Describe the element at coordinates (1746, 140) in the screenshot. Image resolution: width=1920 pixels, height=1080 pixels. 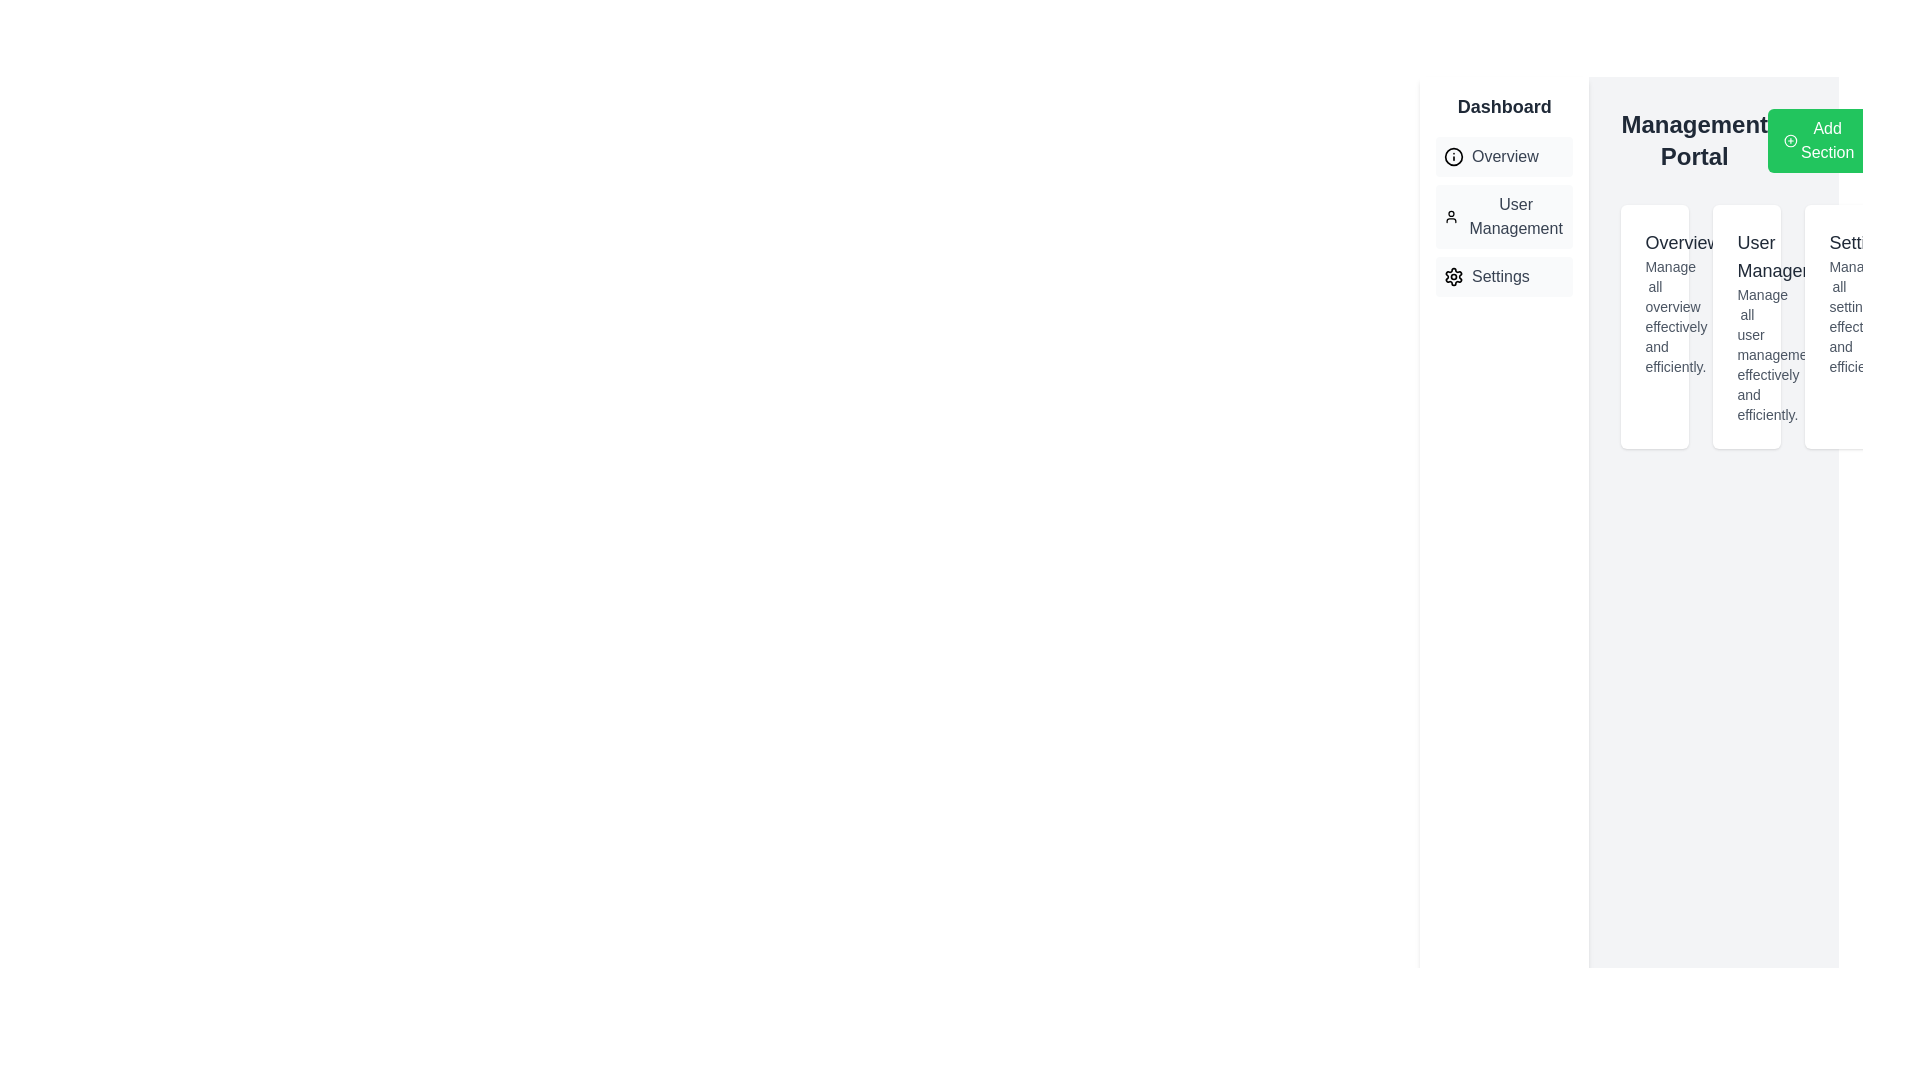
I see `the heading 'Management Portal'` at that location.